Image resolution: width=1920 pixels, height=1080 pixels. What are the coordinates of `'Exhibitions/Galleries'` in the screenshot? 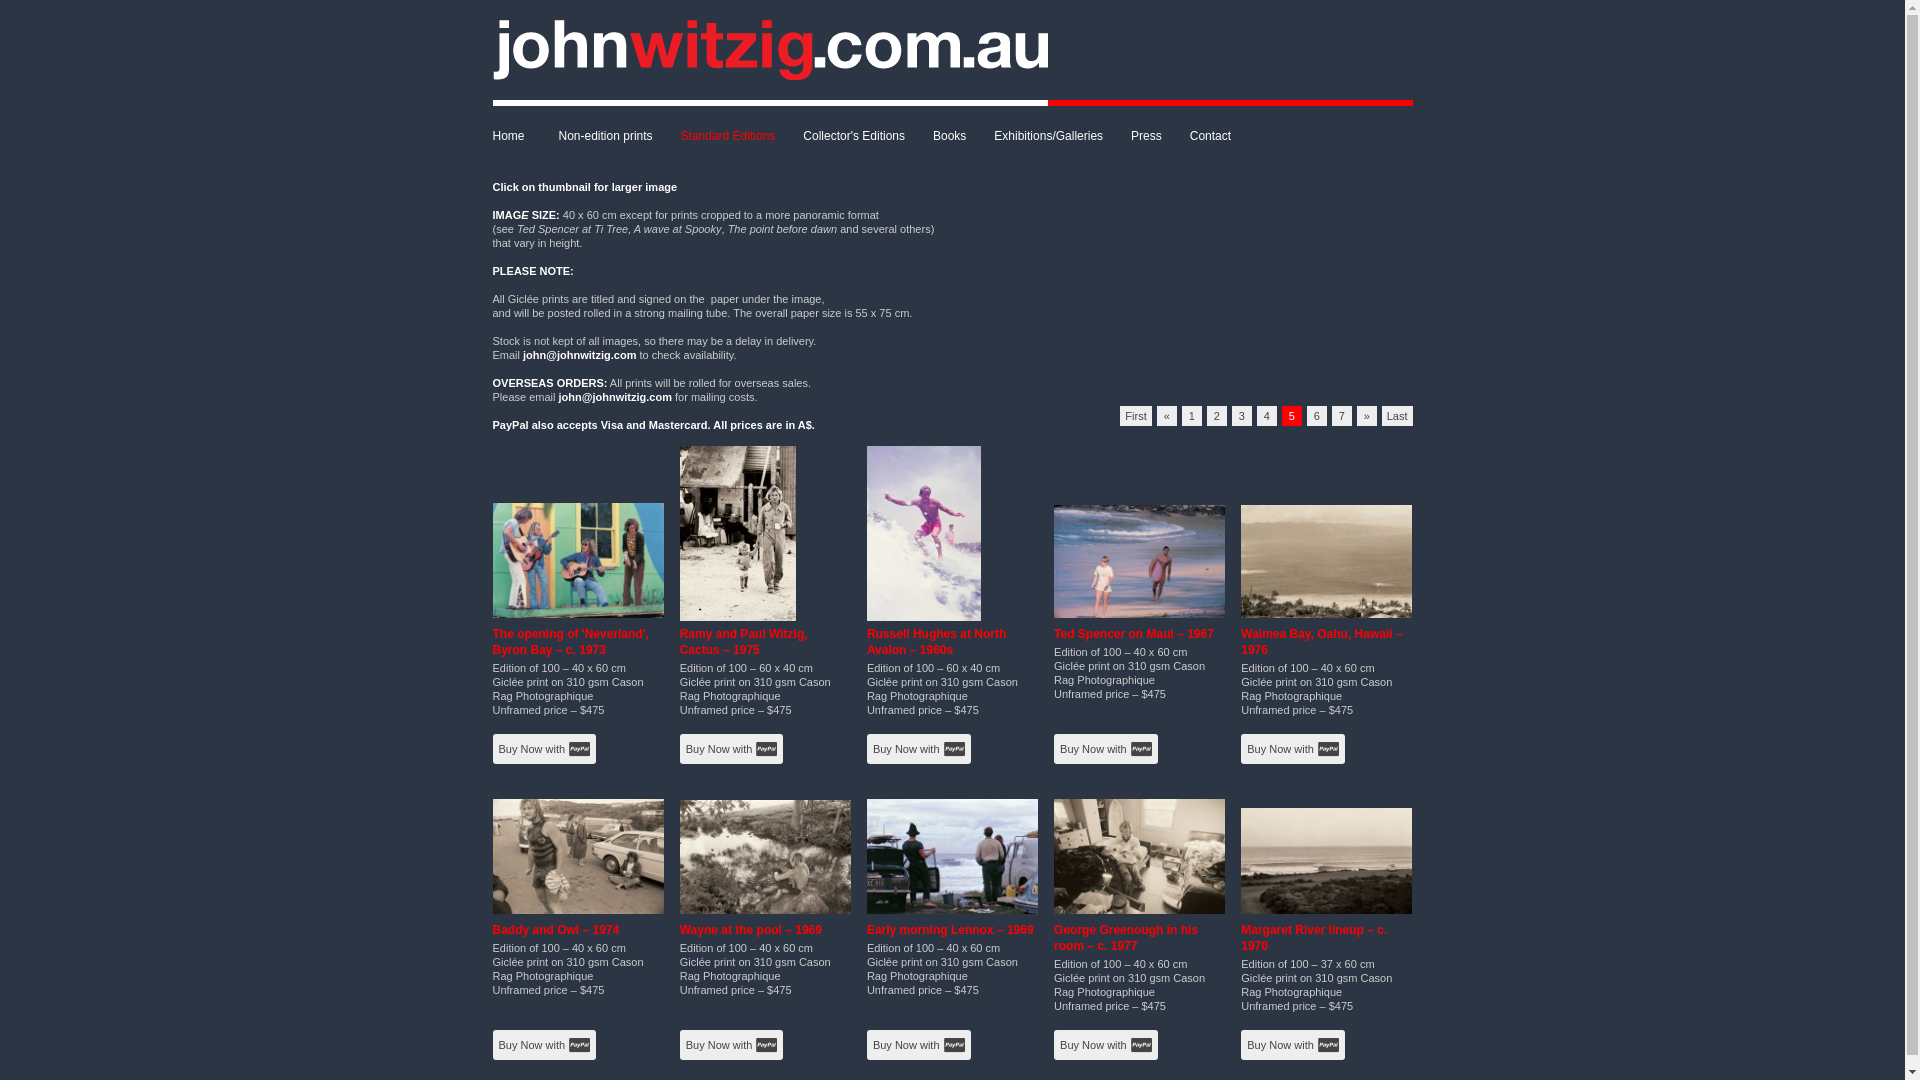 It's located at (1047, 135).